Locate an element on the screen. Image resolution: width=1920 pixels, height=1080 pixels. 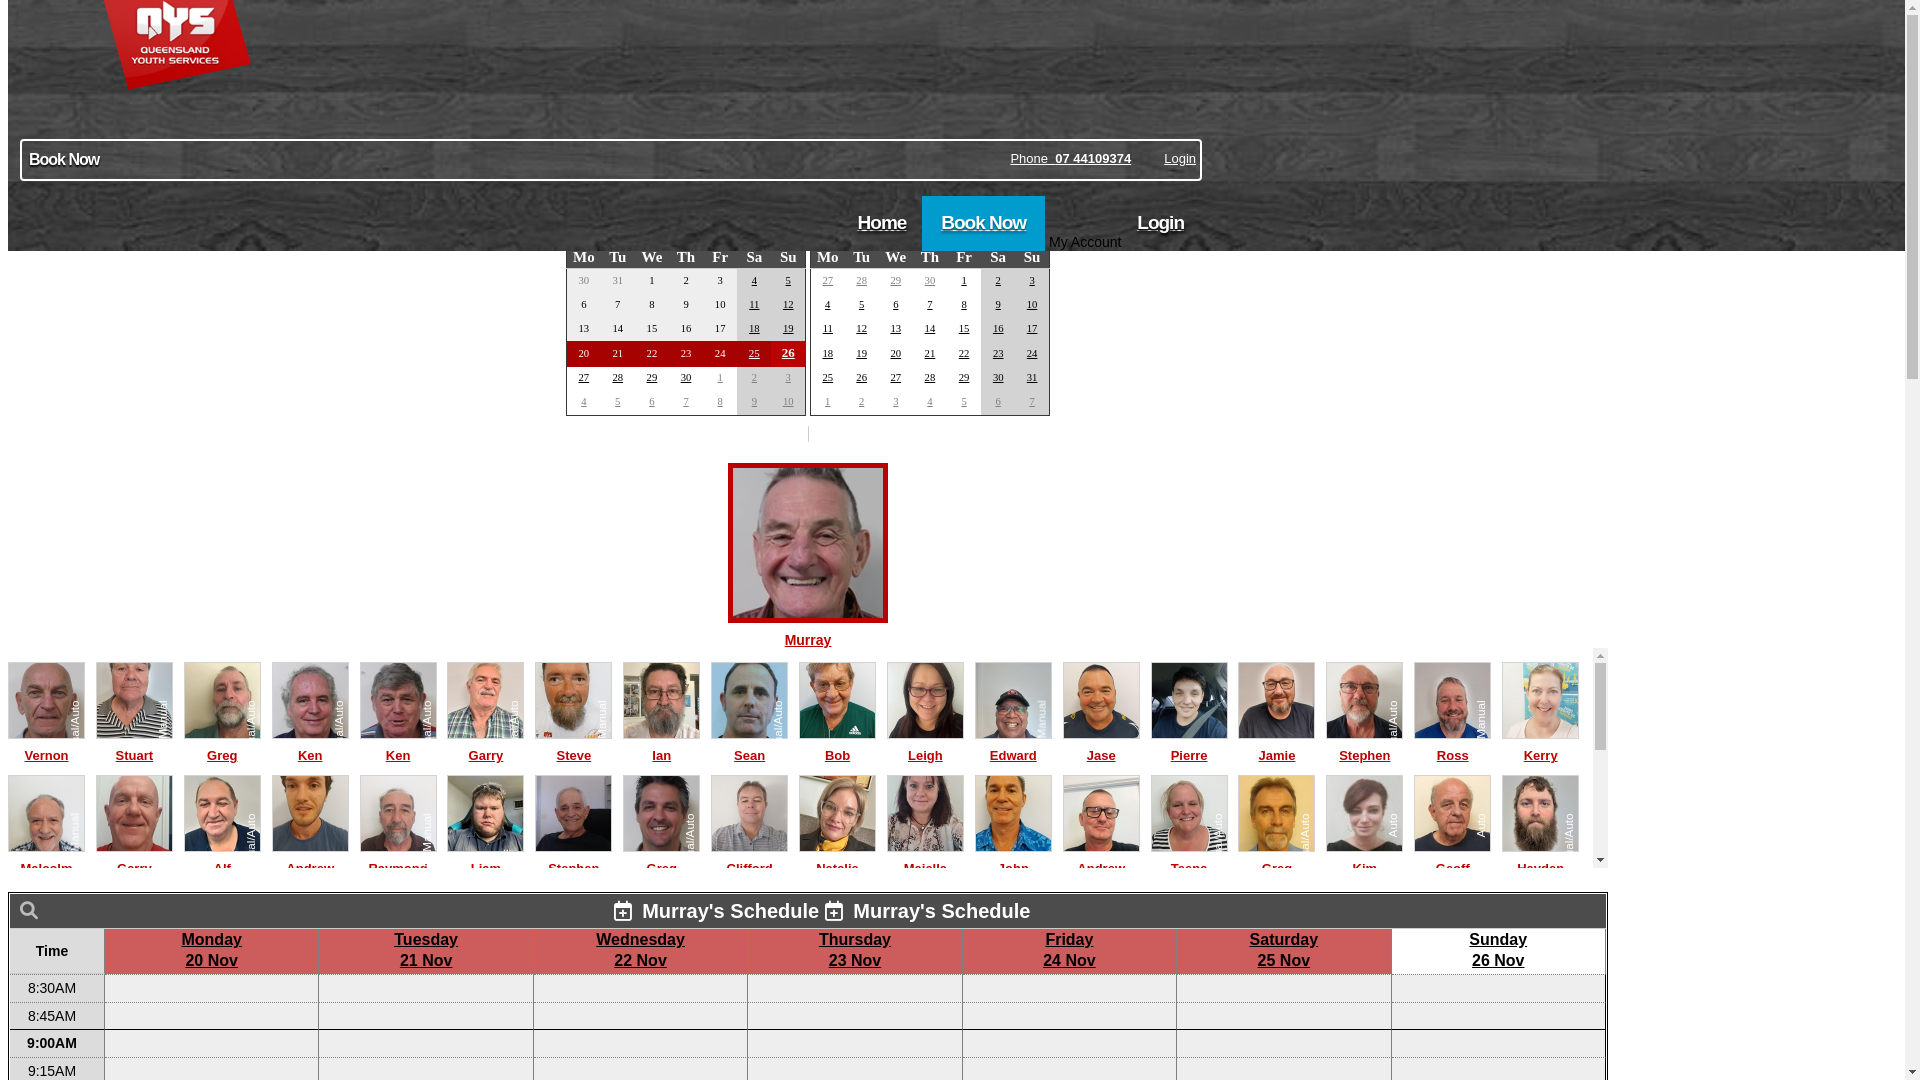
'28' is located at coordinates (861, 280).